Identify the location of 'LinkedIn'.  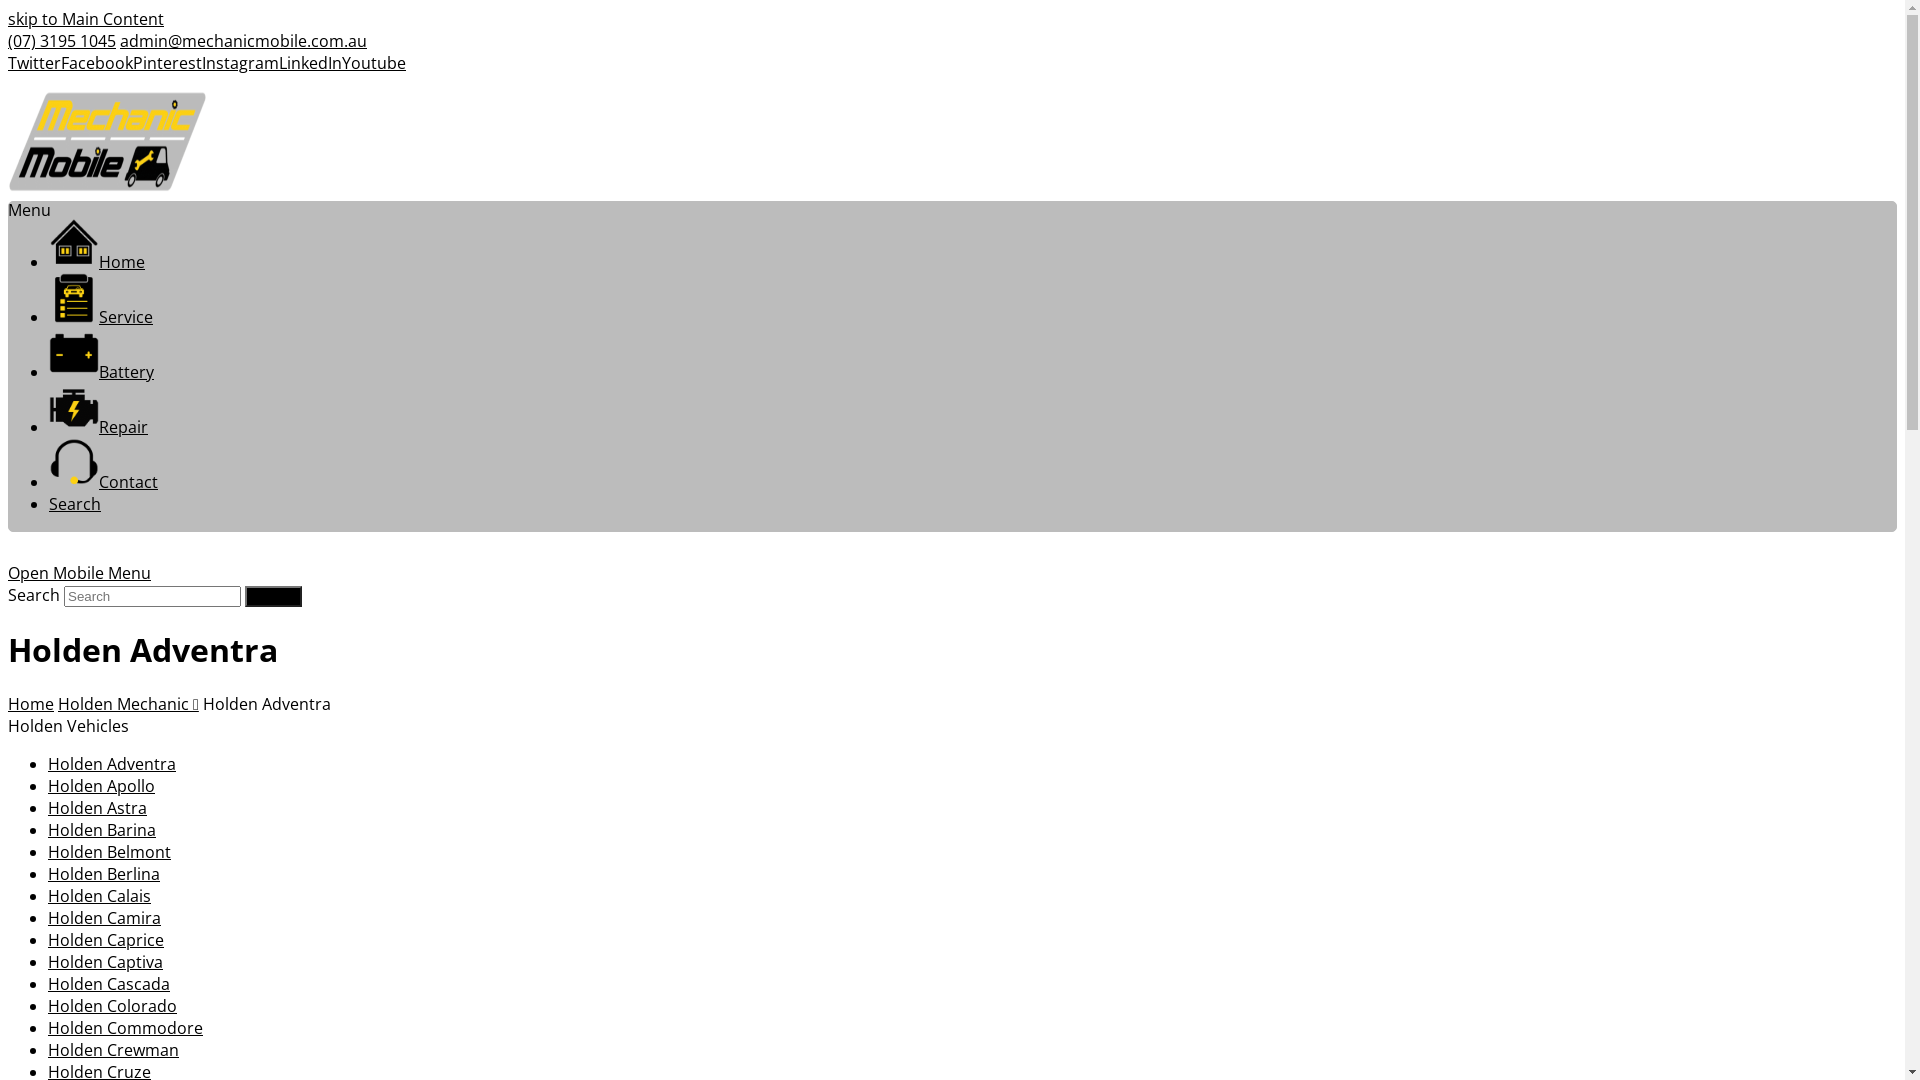
(277, 61).